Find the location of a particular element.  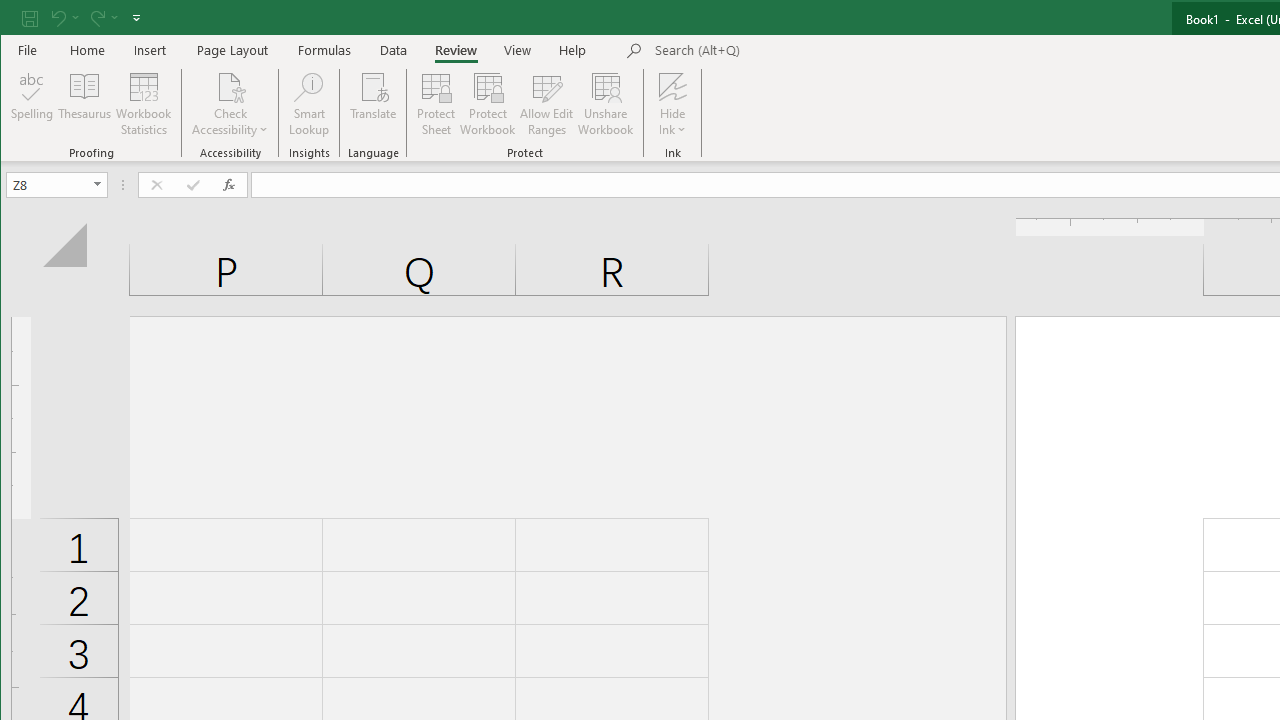

'Smart Lookup' is located at coordinates (308, 104).